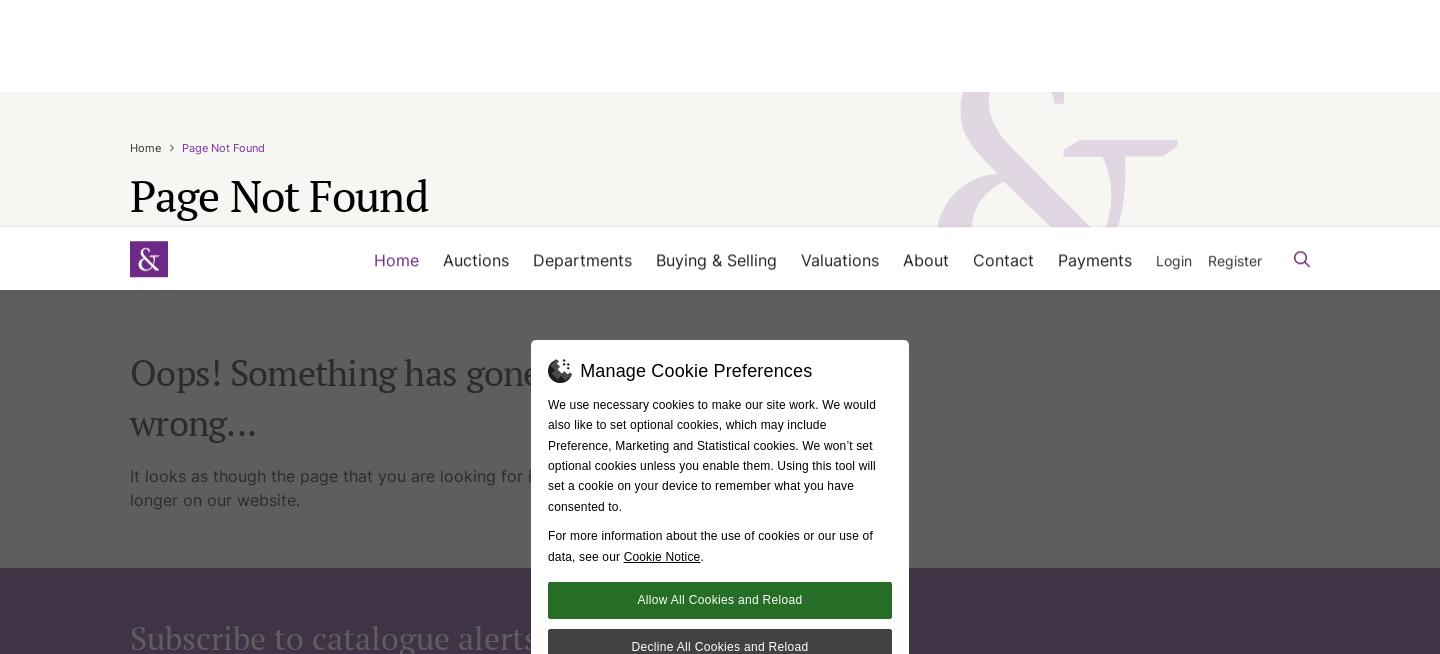 This screenshot has width=1440, height=654. I want to click on 'Valuation Days', so click(817, 168).